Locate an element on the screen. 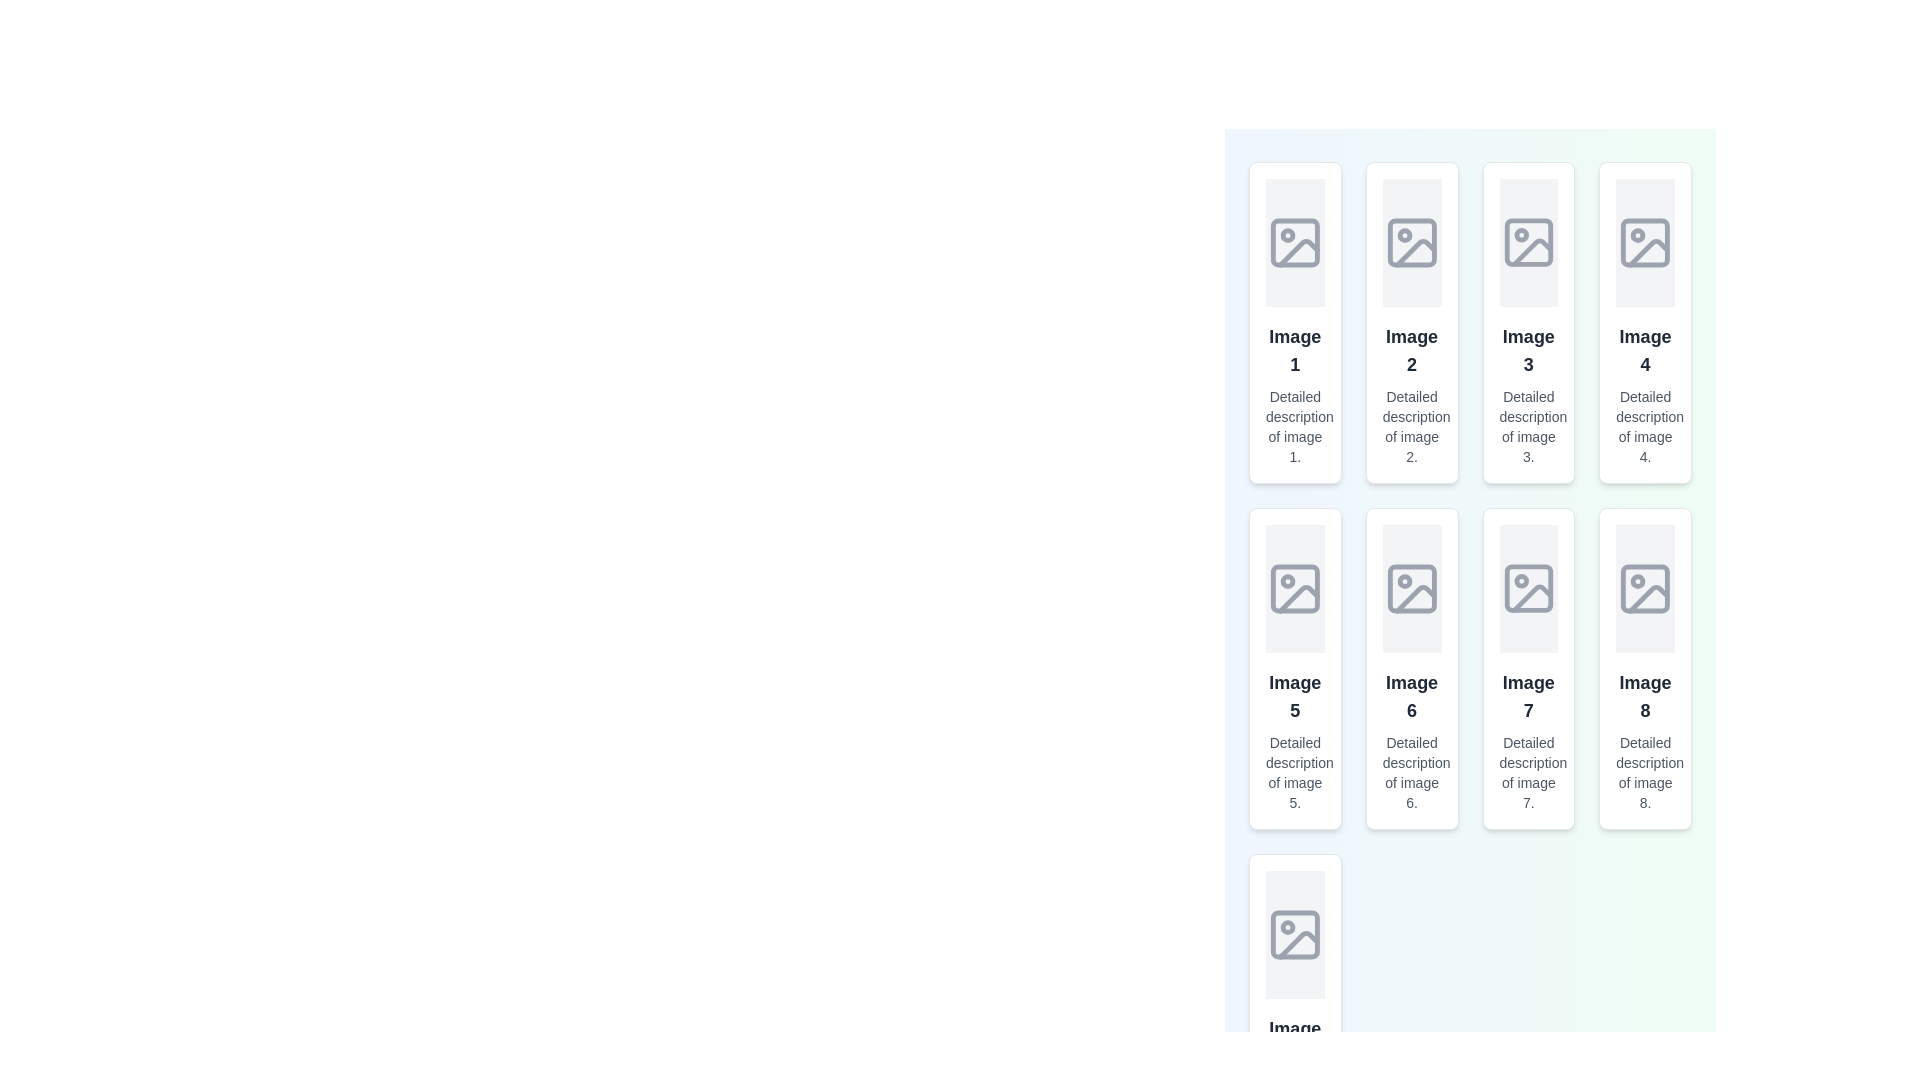 The height and width of the screenshot is (1080, 1920). the Card element that contains an image placeholder and descriptive text about 'Image 7', located in the second row, third column of the grid layout is located at coordinates (1527, 668).